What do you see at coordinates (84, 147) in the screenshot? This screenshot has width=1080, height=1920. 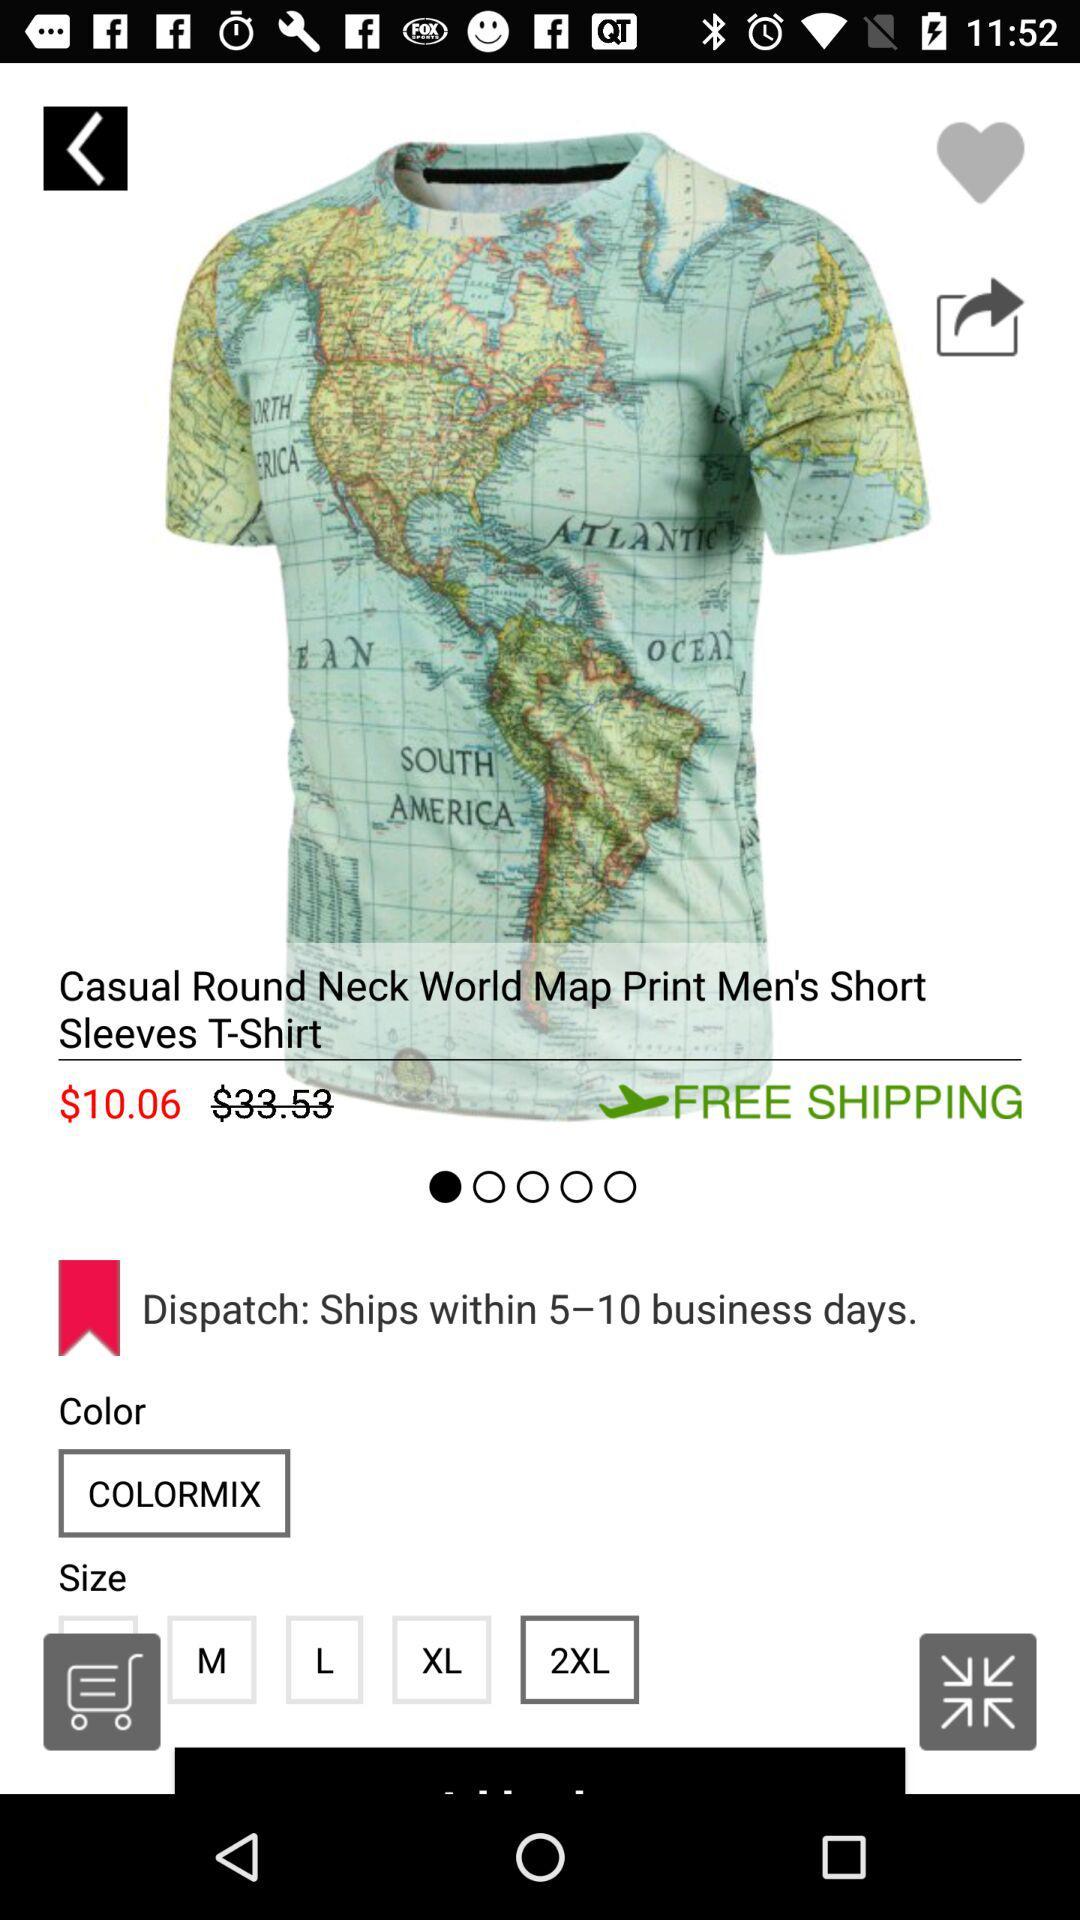 I see `the arrow_backward icon` at bounding box center [84, 147].